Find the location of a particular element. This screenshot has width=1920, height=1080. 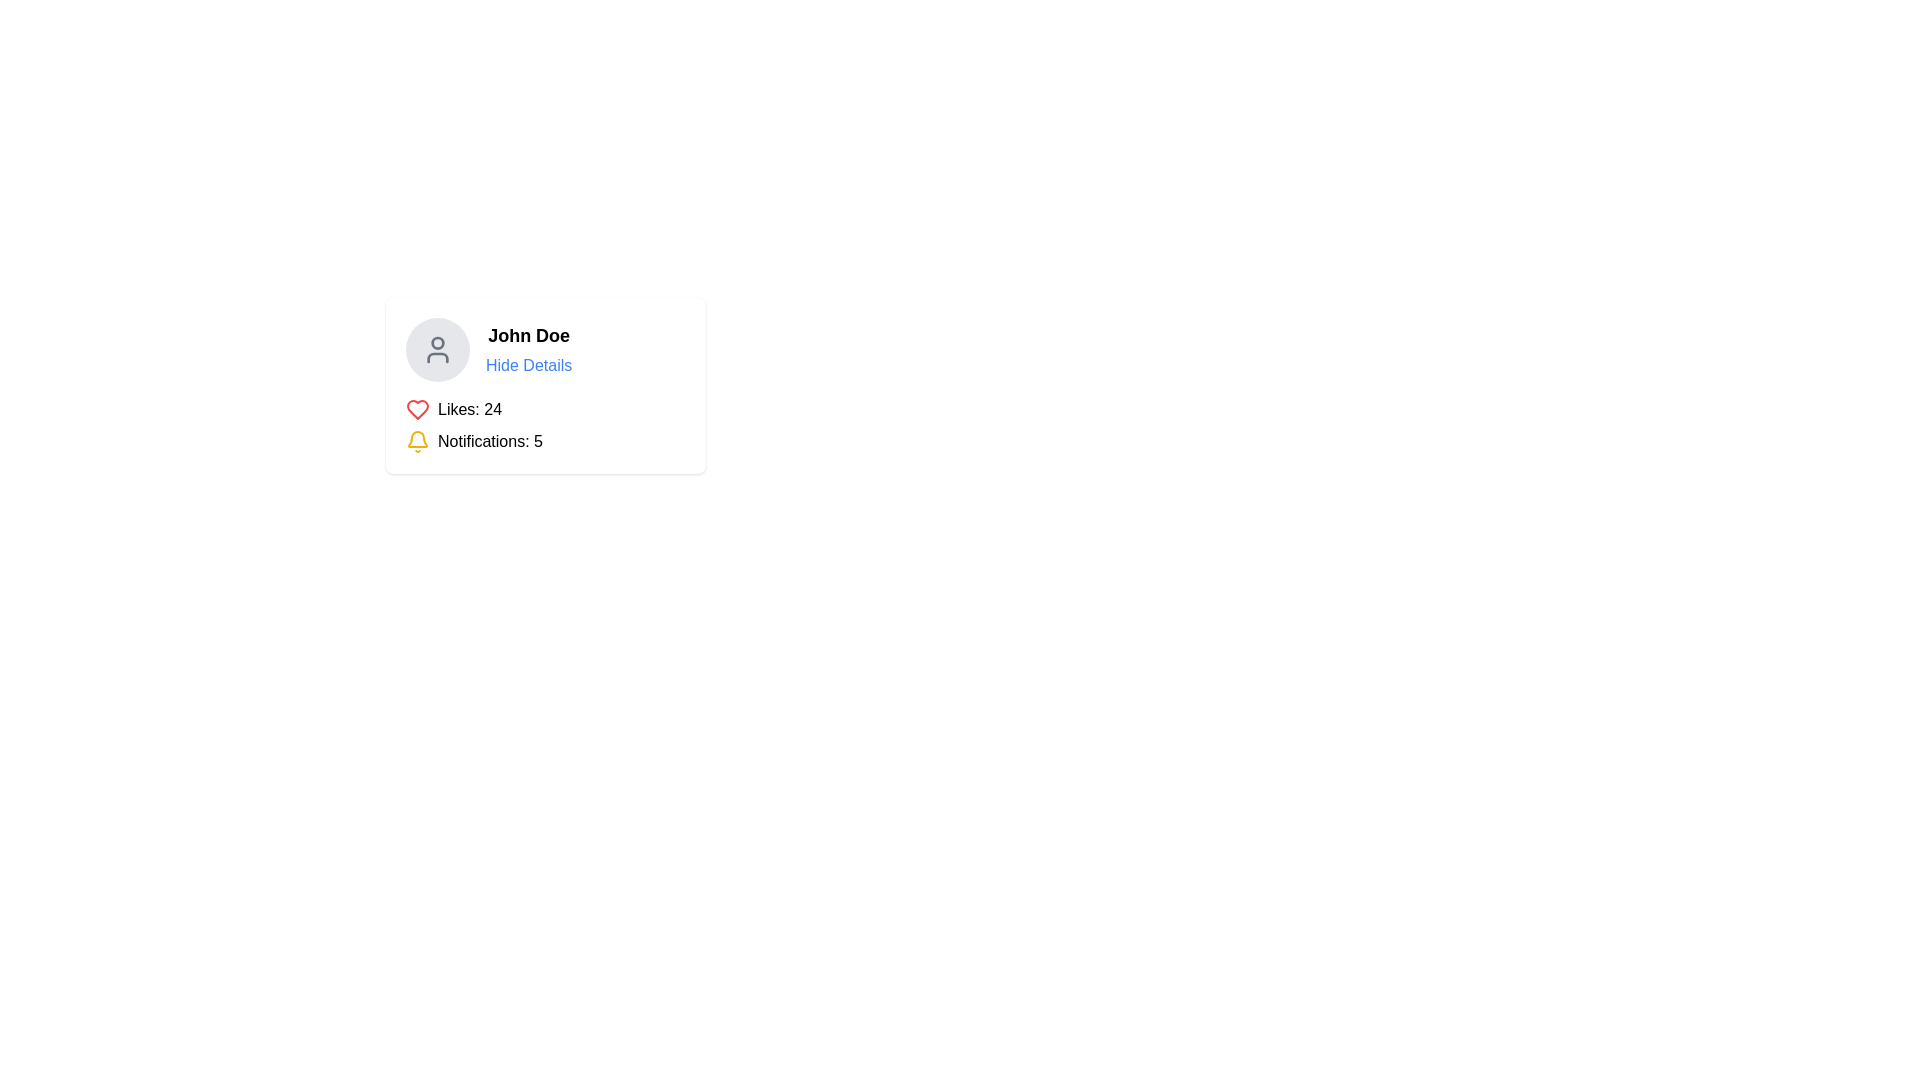

the user profile icon, which is a circular light gray icon located at the upper-left corner of the profile information card is located at coordinates (436, 349).